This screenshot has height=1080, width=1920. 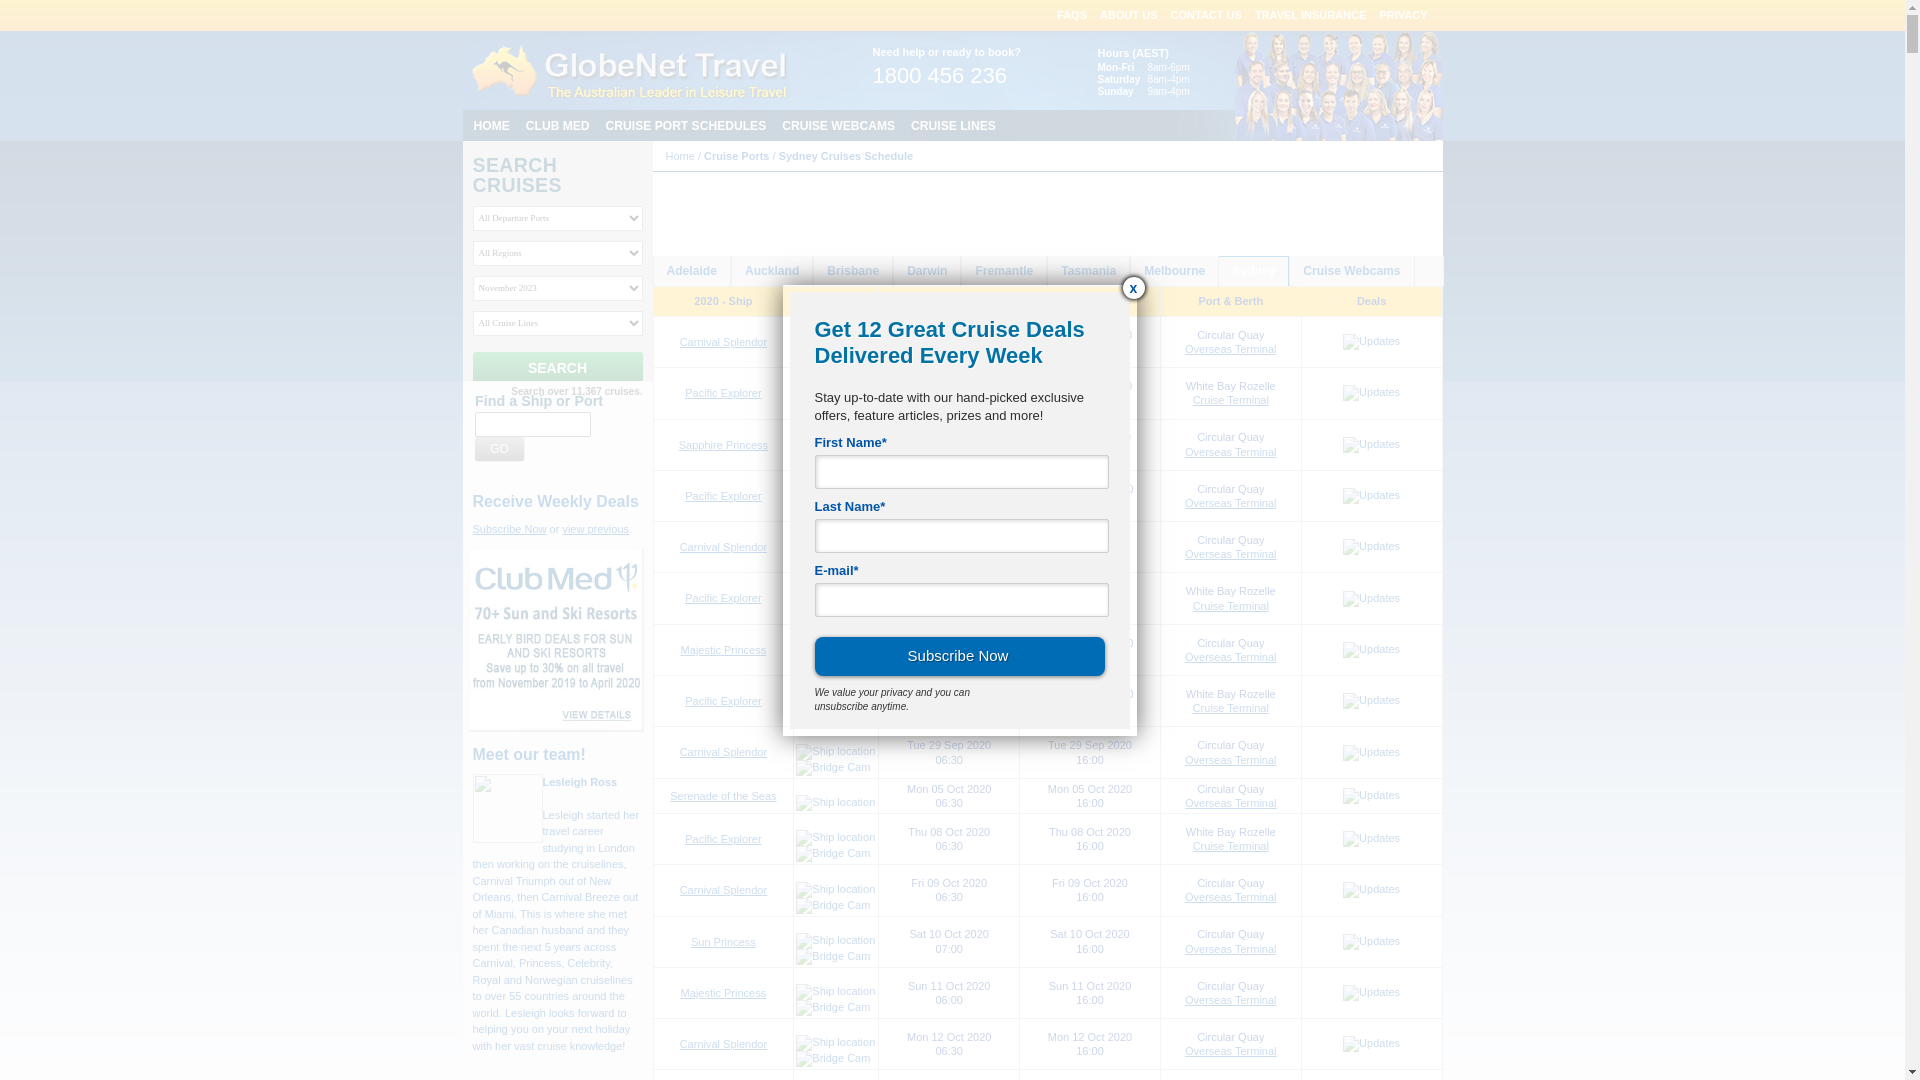 What do you see at coordinates (560, 527) in the screenshot?
I see `'view previous'` at bounding box center [560, 527].